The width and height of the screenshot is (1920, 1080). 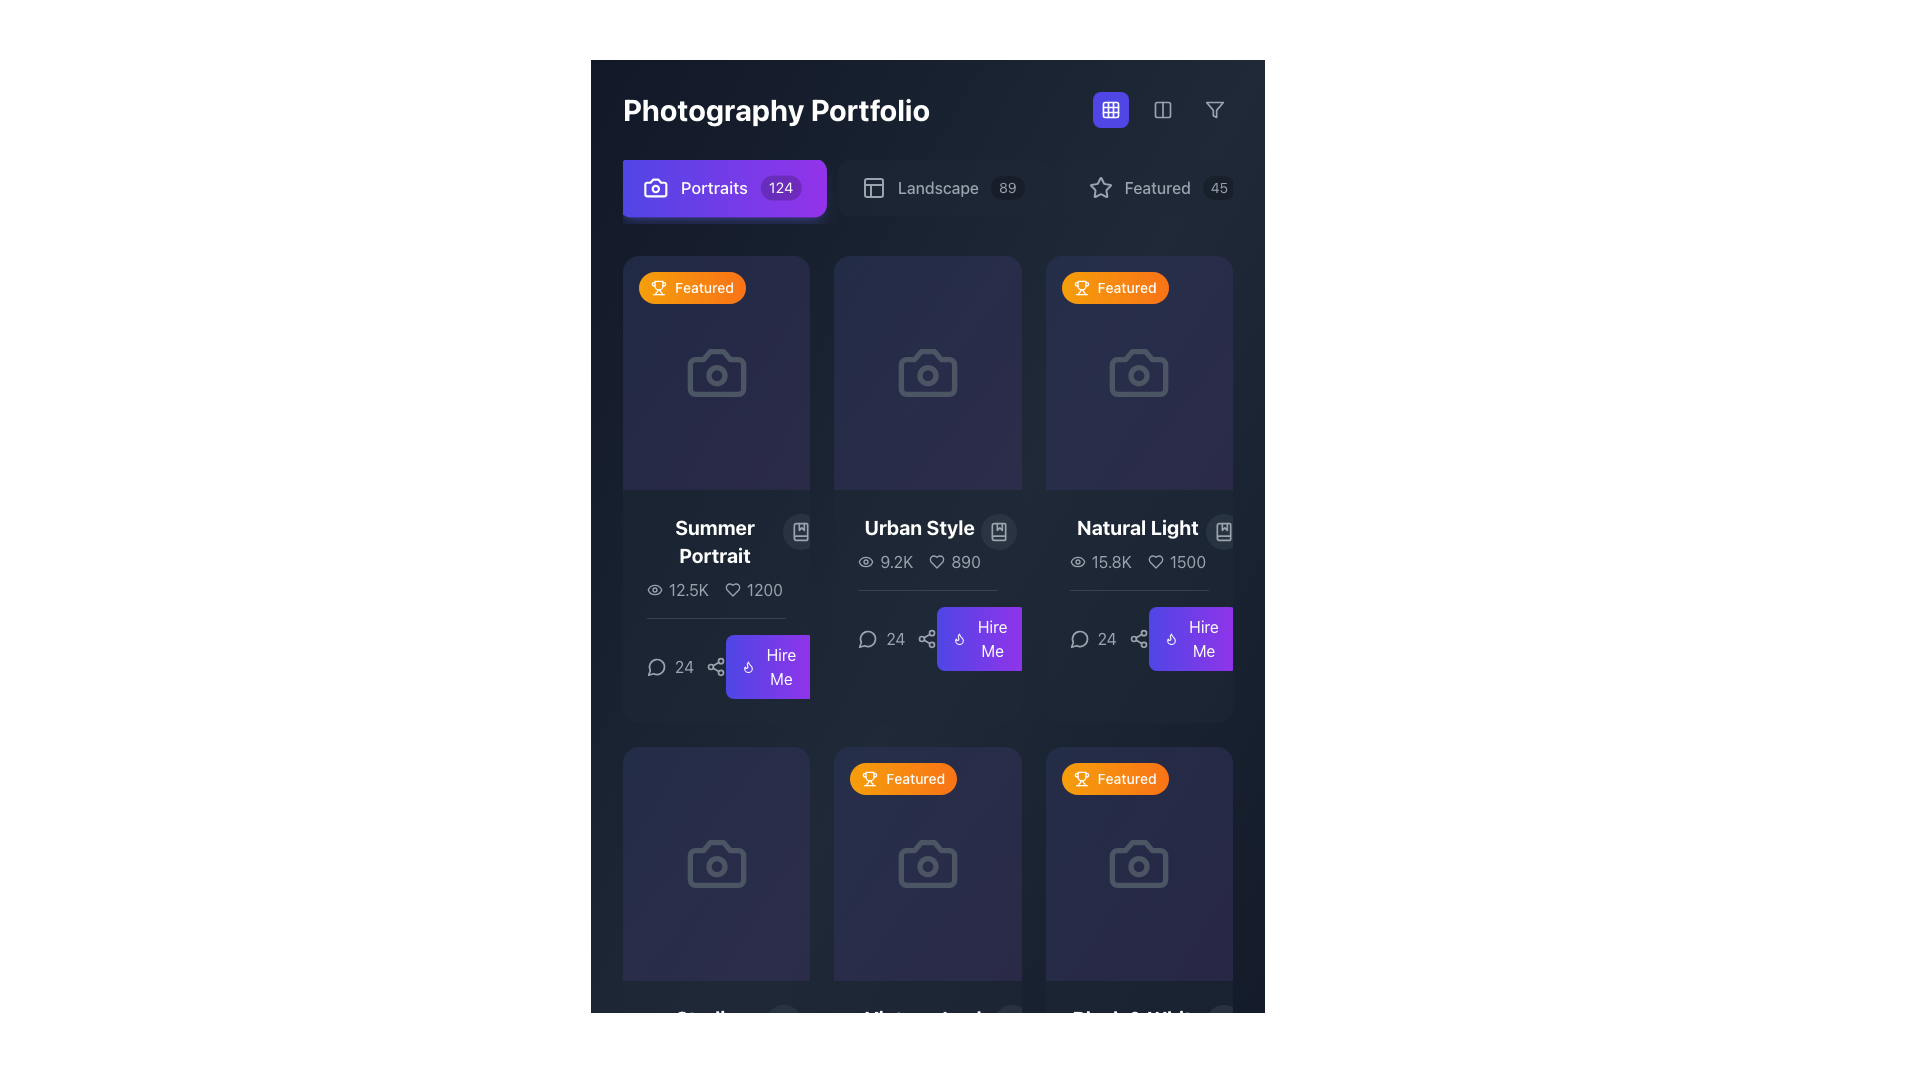 I want to click on the camera icon located in the fourth card of the second row, which is marked as 'Featured' with an orange badge, so click(x=1139, y=863).